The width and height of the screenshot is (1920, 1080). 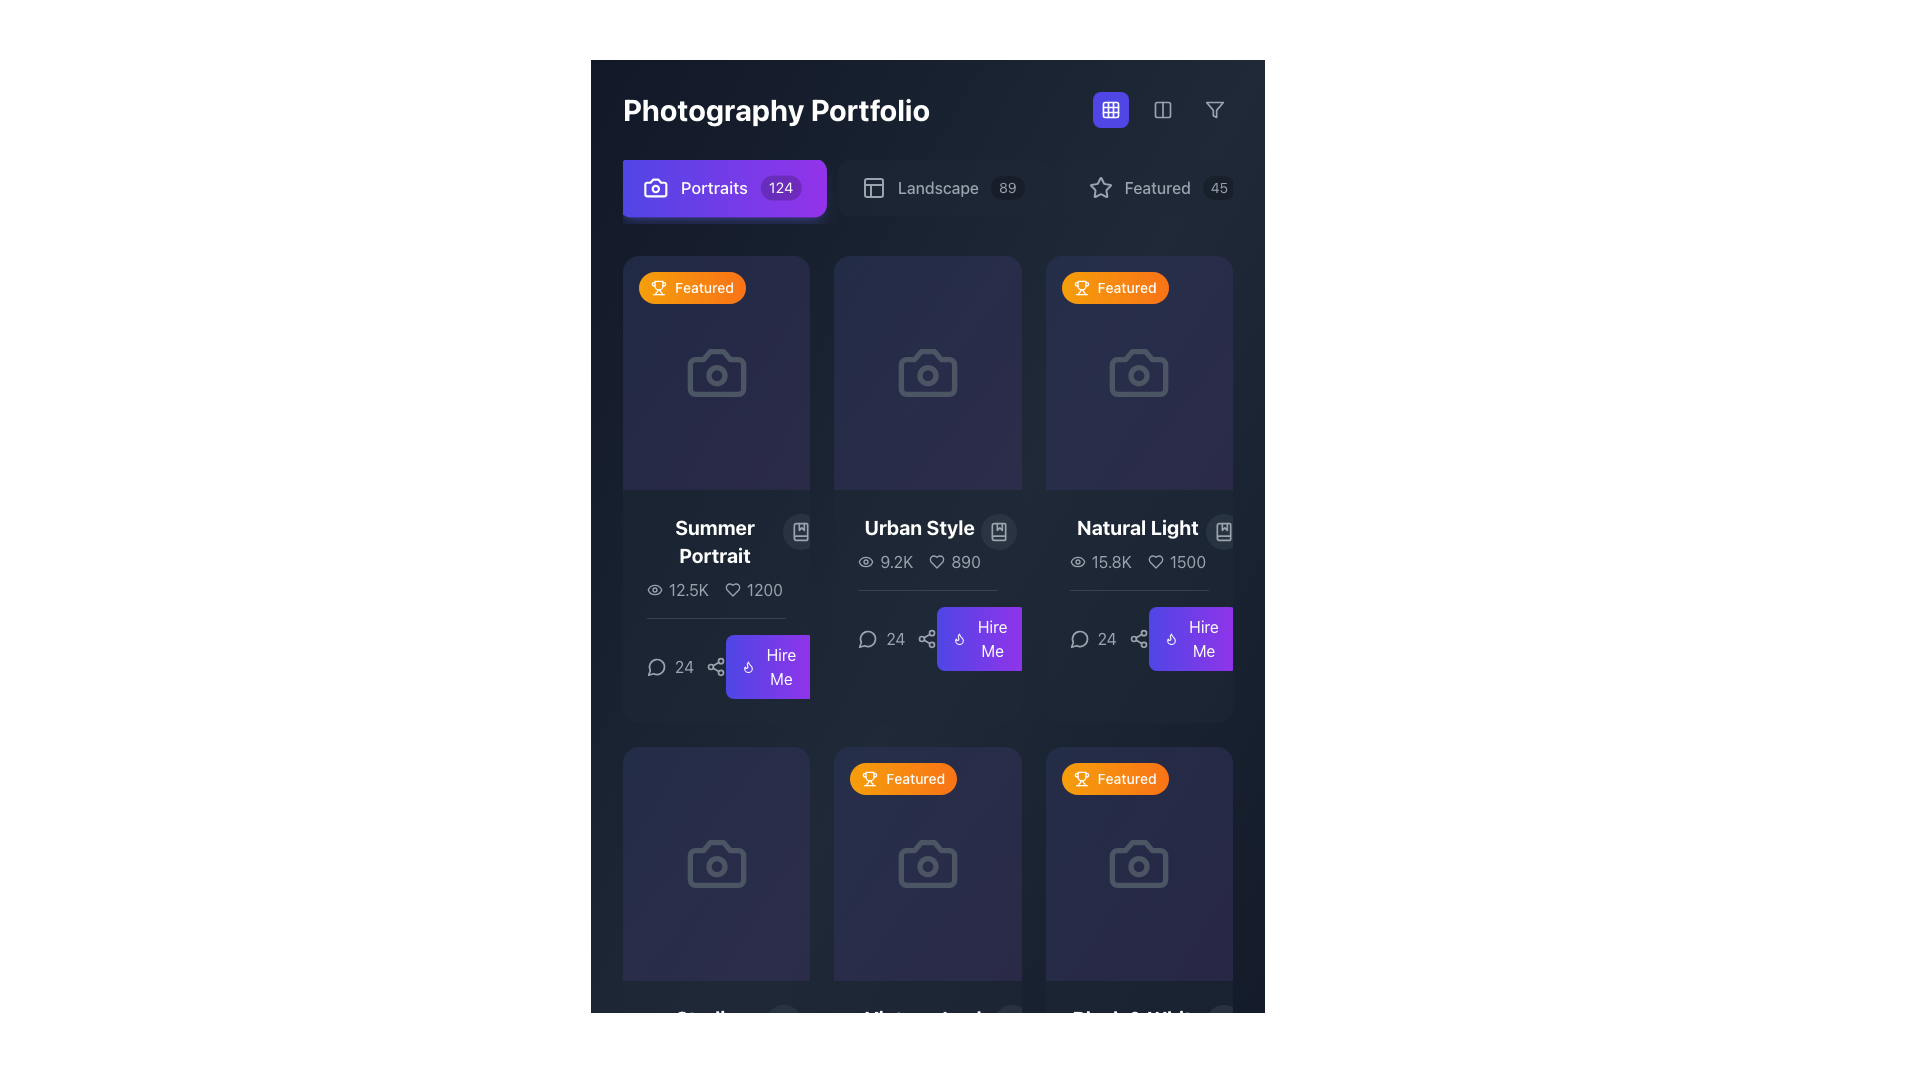 I want to click on the camera icon located in the fourth card of the second row, which is marked as 'Featured' with an orange badge, so click(x=1139, y=863).